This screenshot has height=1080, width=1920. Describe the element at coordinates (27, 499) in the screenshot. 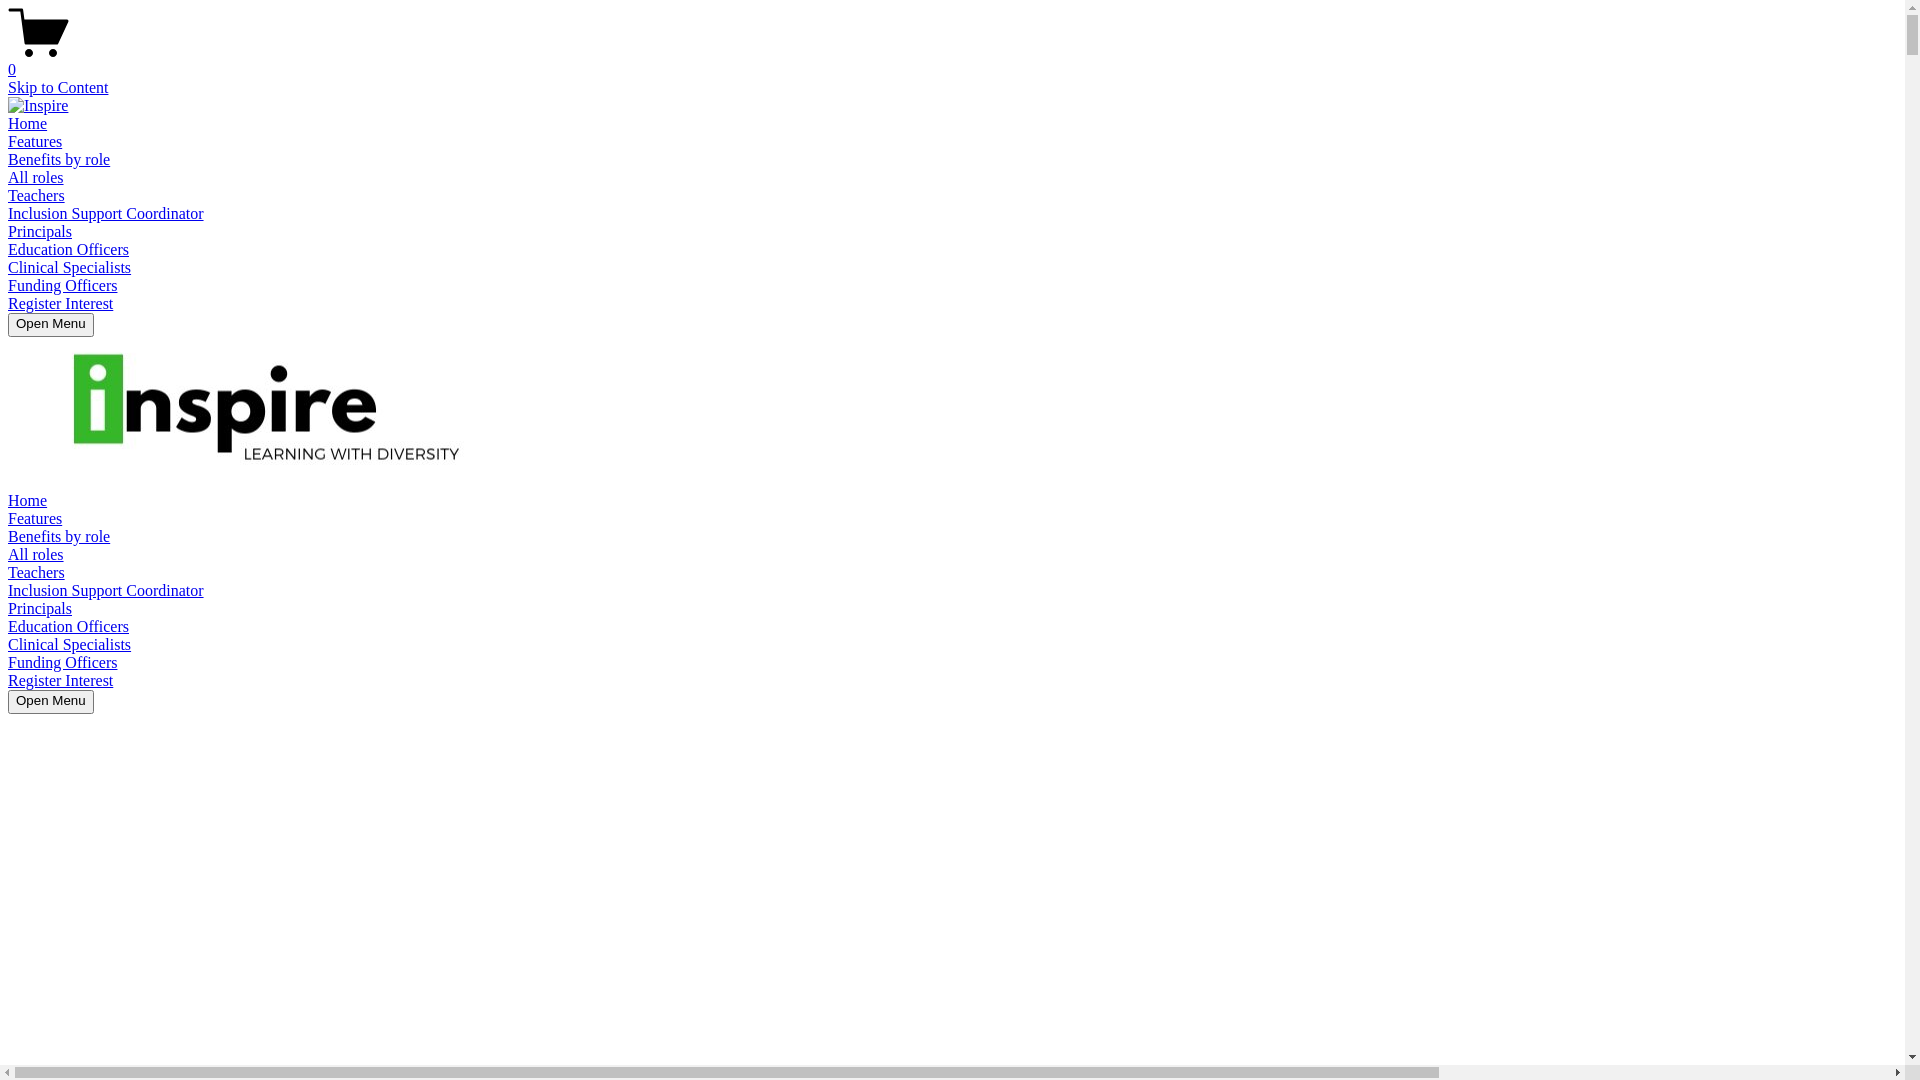

I see `'Home'` at that location.